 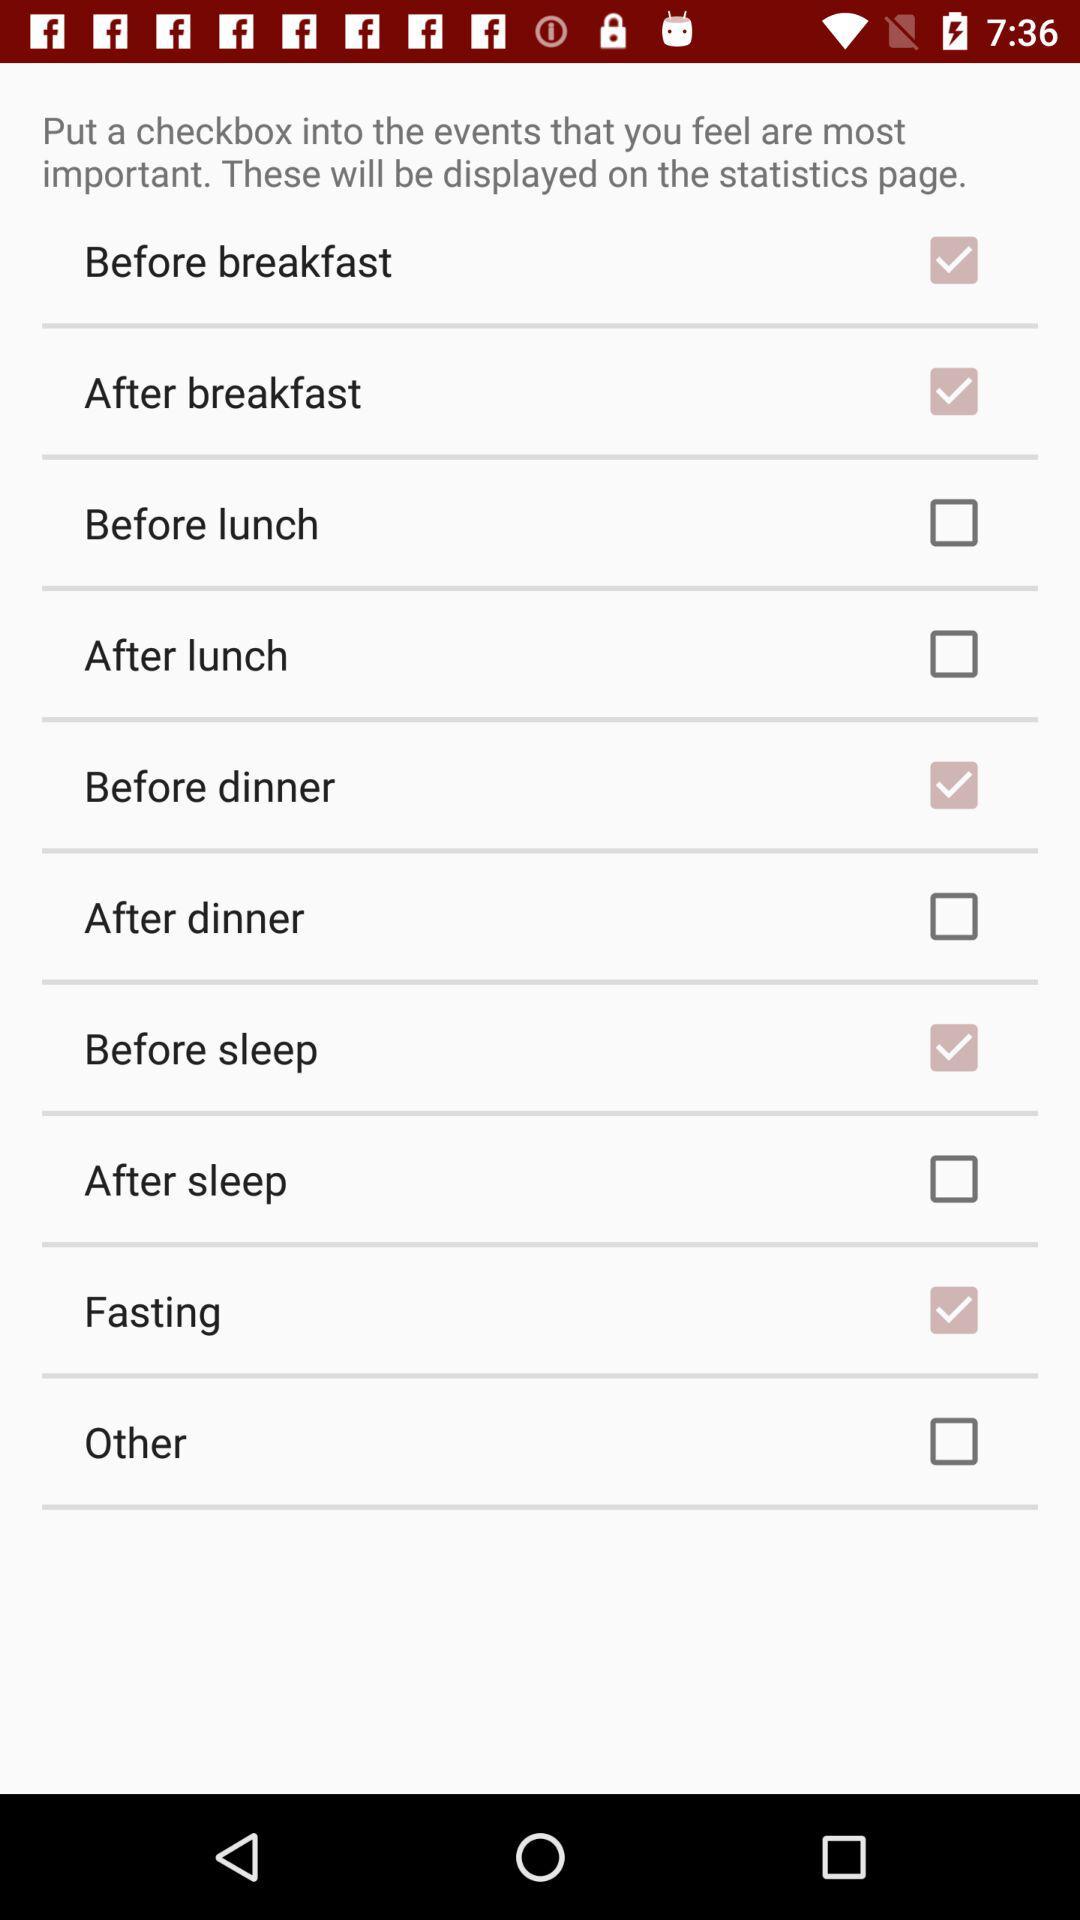 What do you see at coordinates (540, 915) in the screenshot?
I see `the icon below the before dinner` at bounding box center [540, 915].